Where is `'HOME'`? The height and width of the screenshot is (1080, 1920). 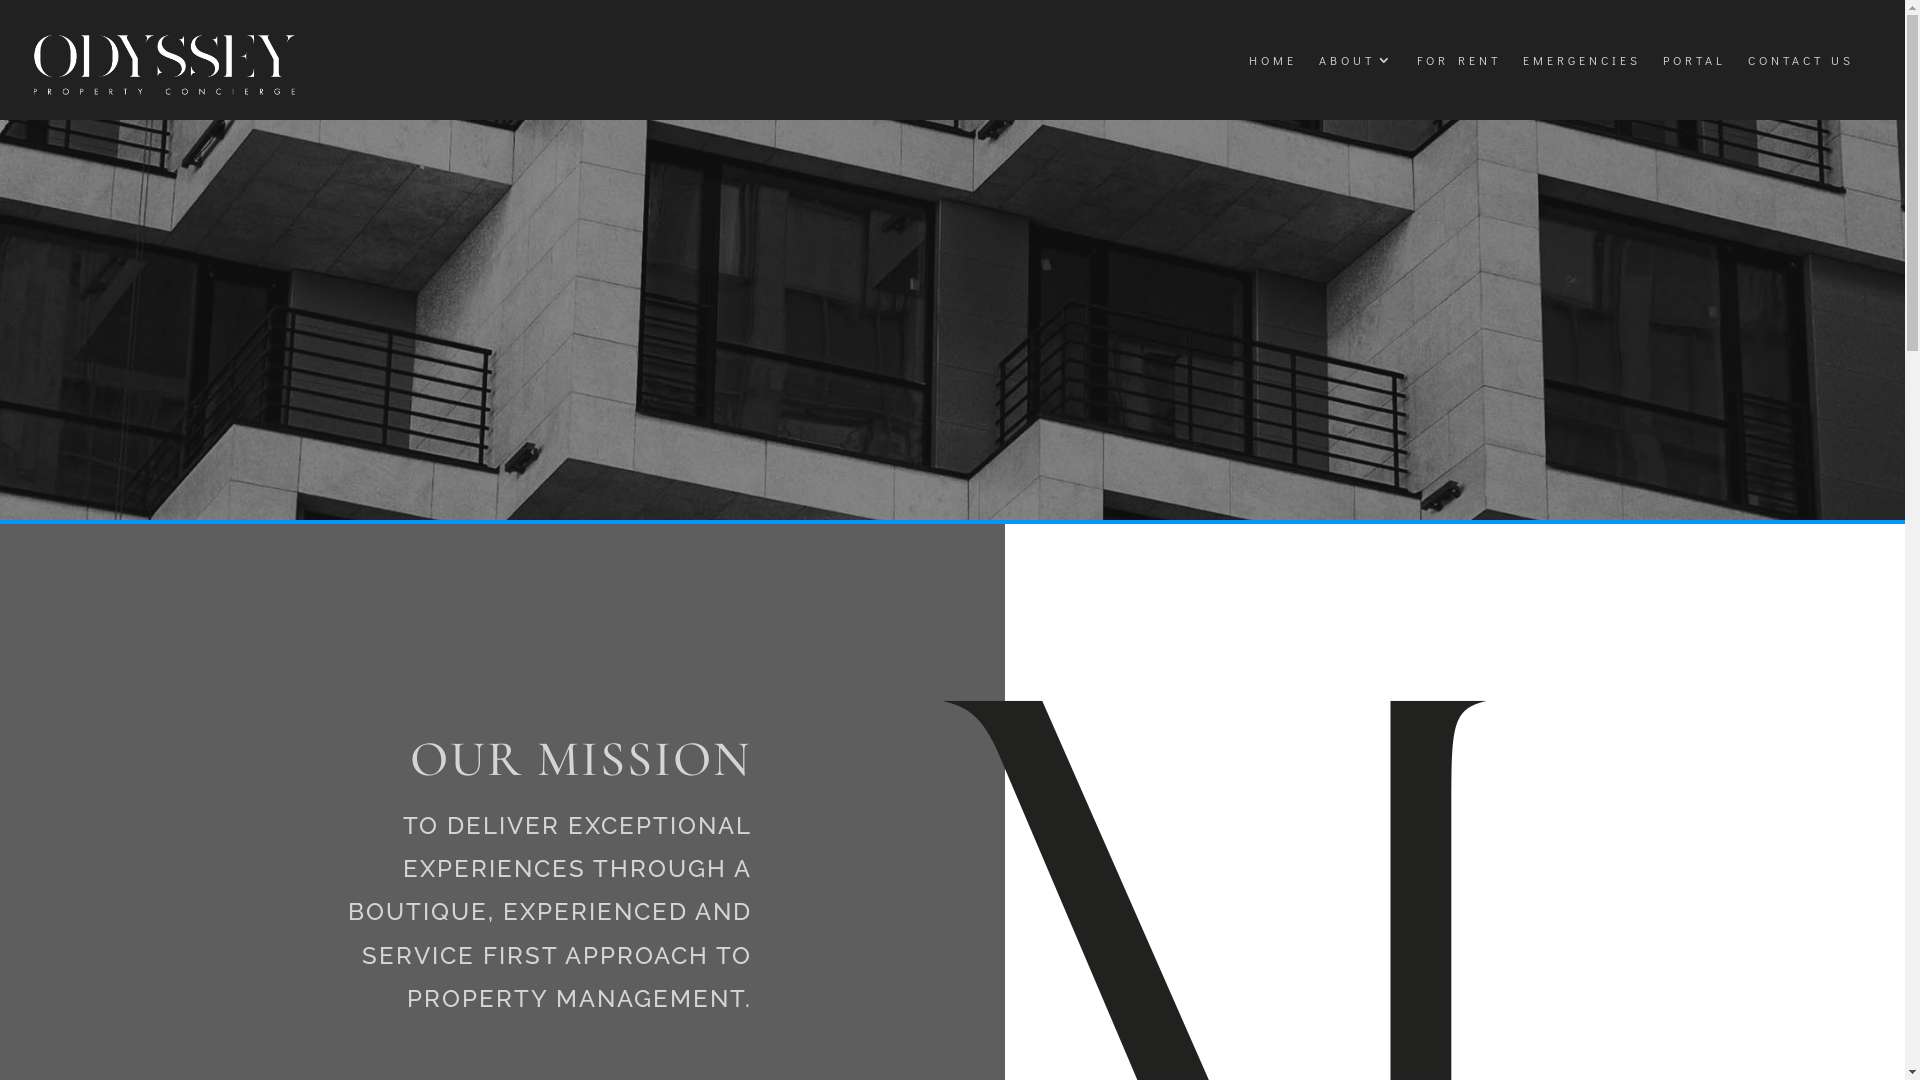
'HOME' is located at coordinates (1271, 59).